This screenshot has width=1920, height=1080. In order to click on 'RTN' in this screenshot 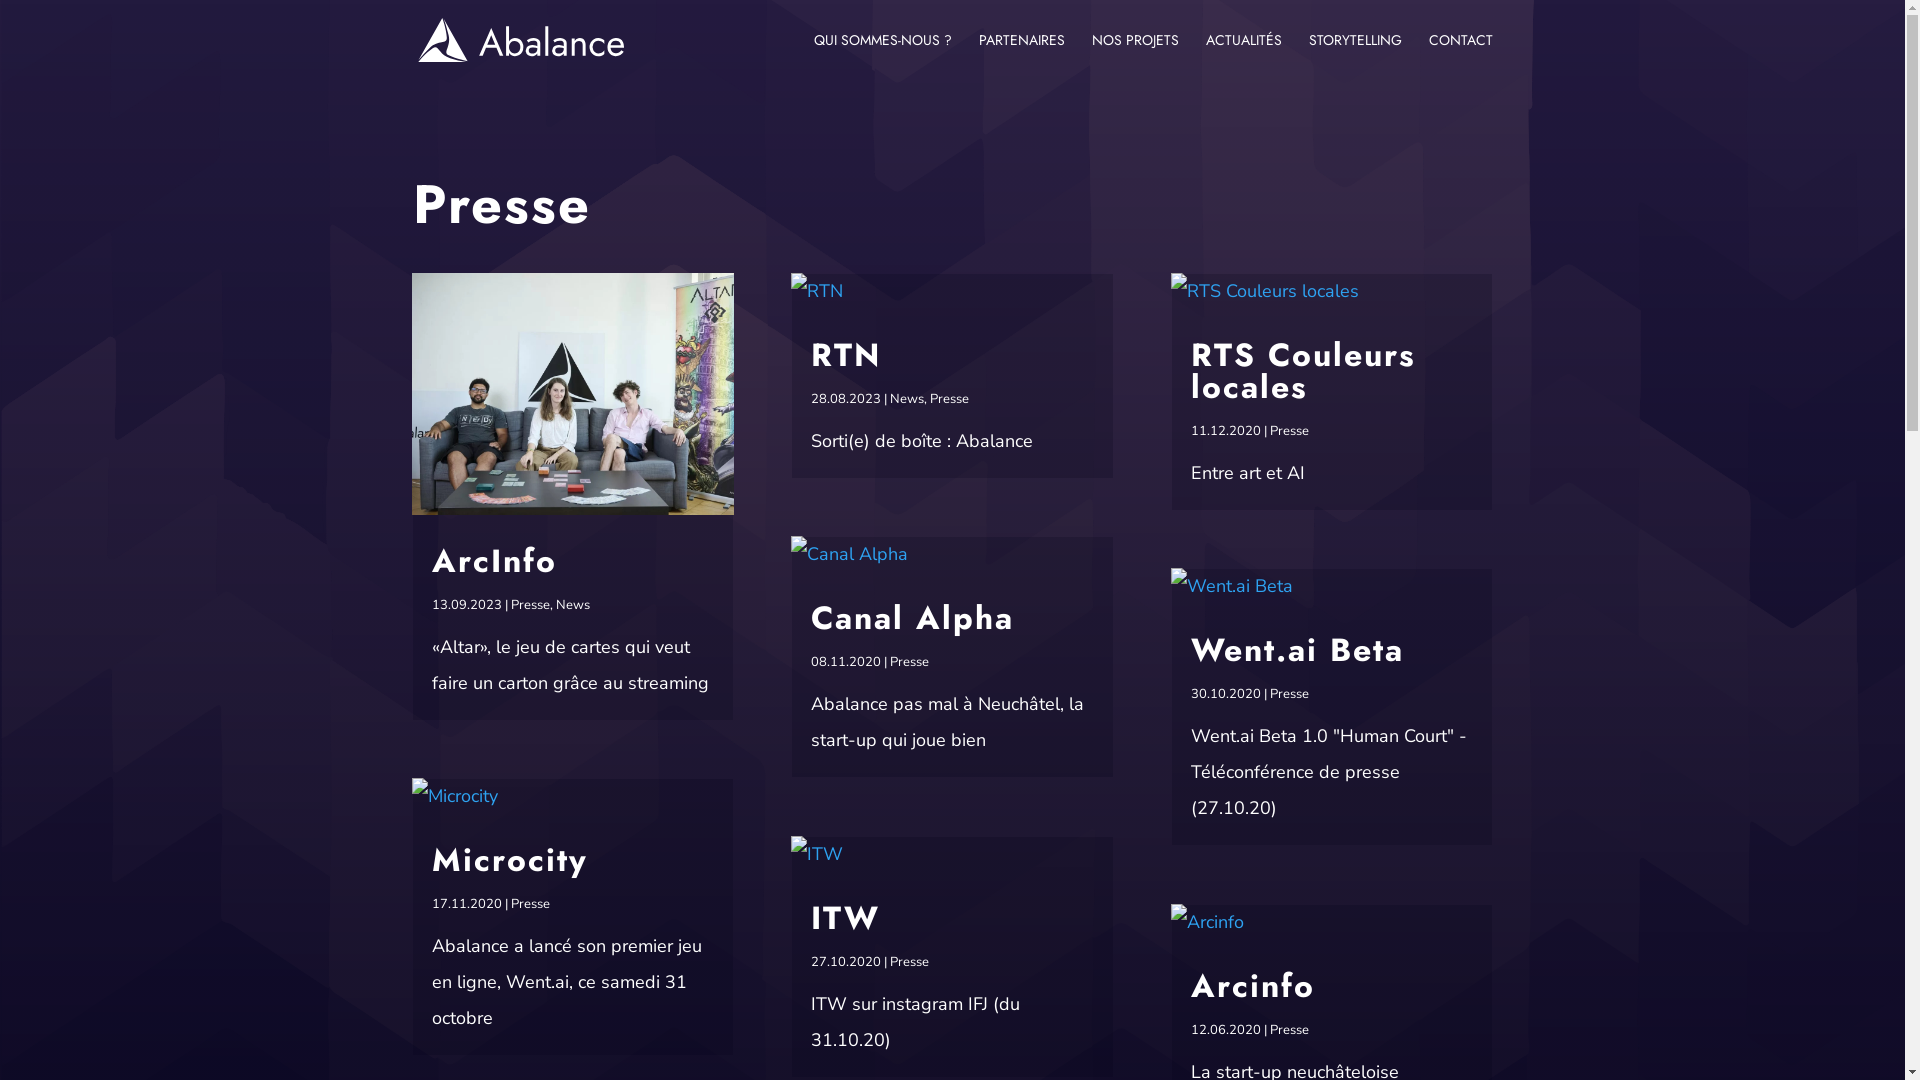, I will do `click(845, 353)`.